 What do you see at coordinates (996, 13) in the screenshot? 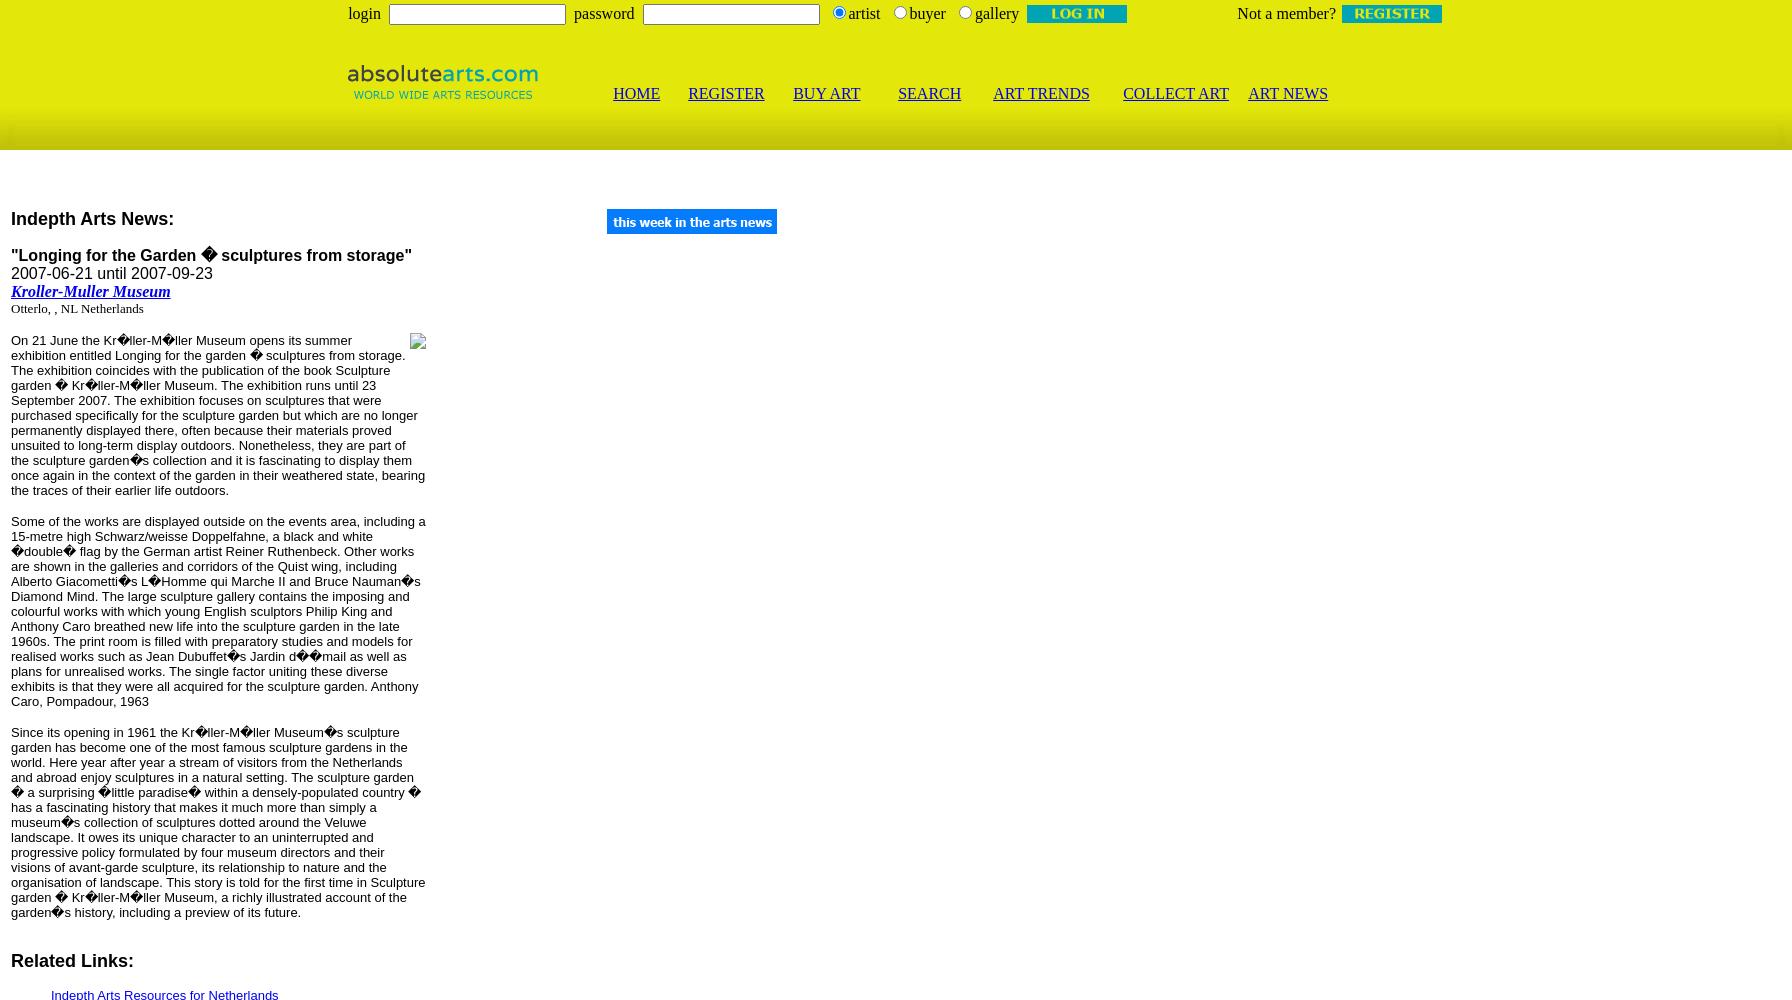
I see `'gallery'` at bounding box center [996, 13].